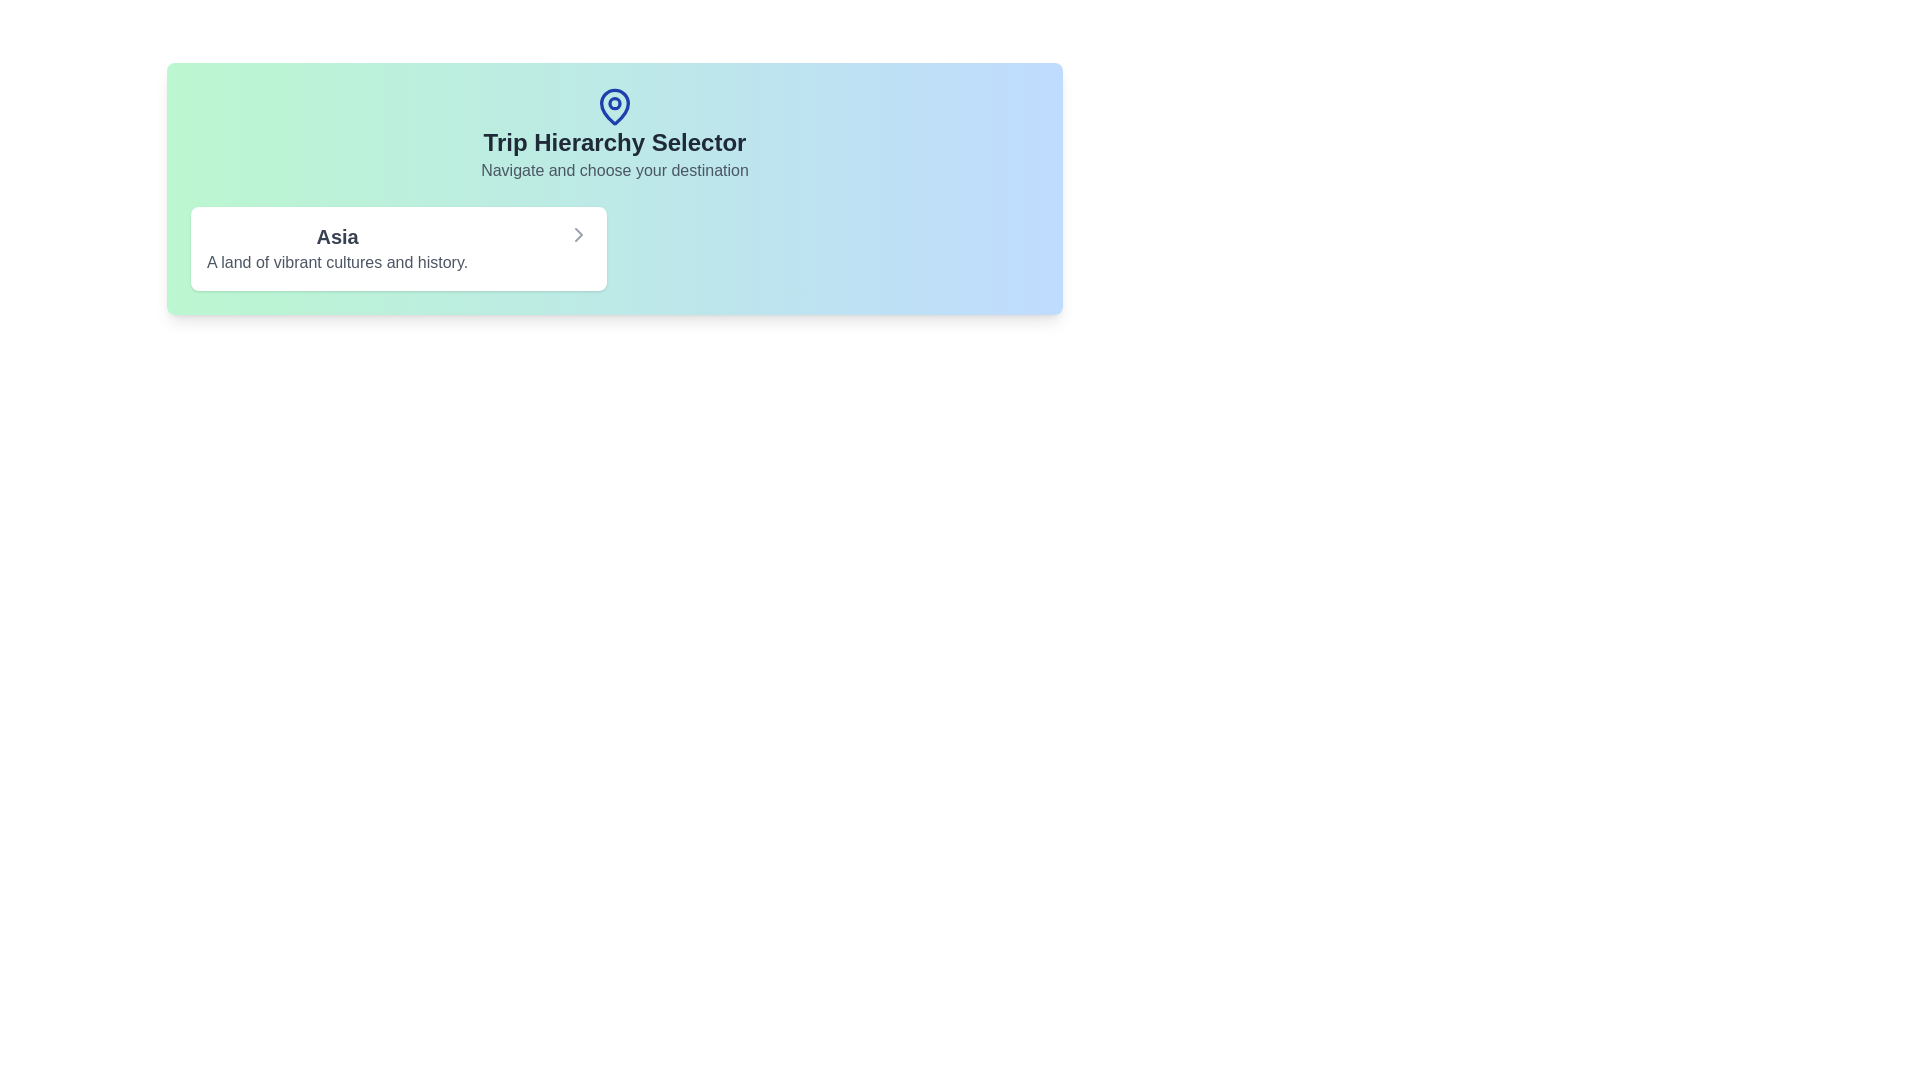 The width and height of the screenshot is (1920, 1080). Describe the element at coordinates (613, 169) in the screenshot. I see `the Text Label that reads 'Navigate and choose your destination', which is displayed in a medium-sized gray font and located directly below the title 'Trip Hierarchy Selector'` at that location.